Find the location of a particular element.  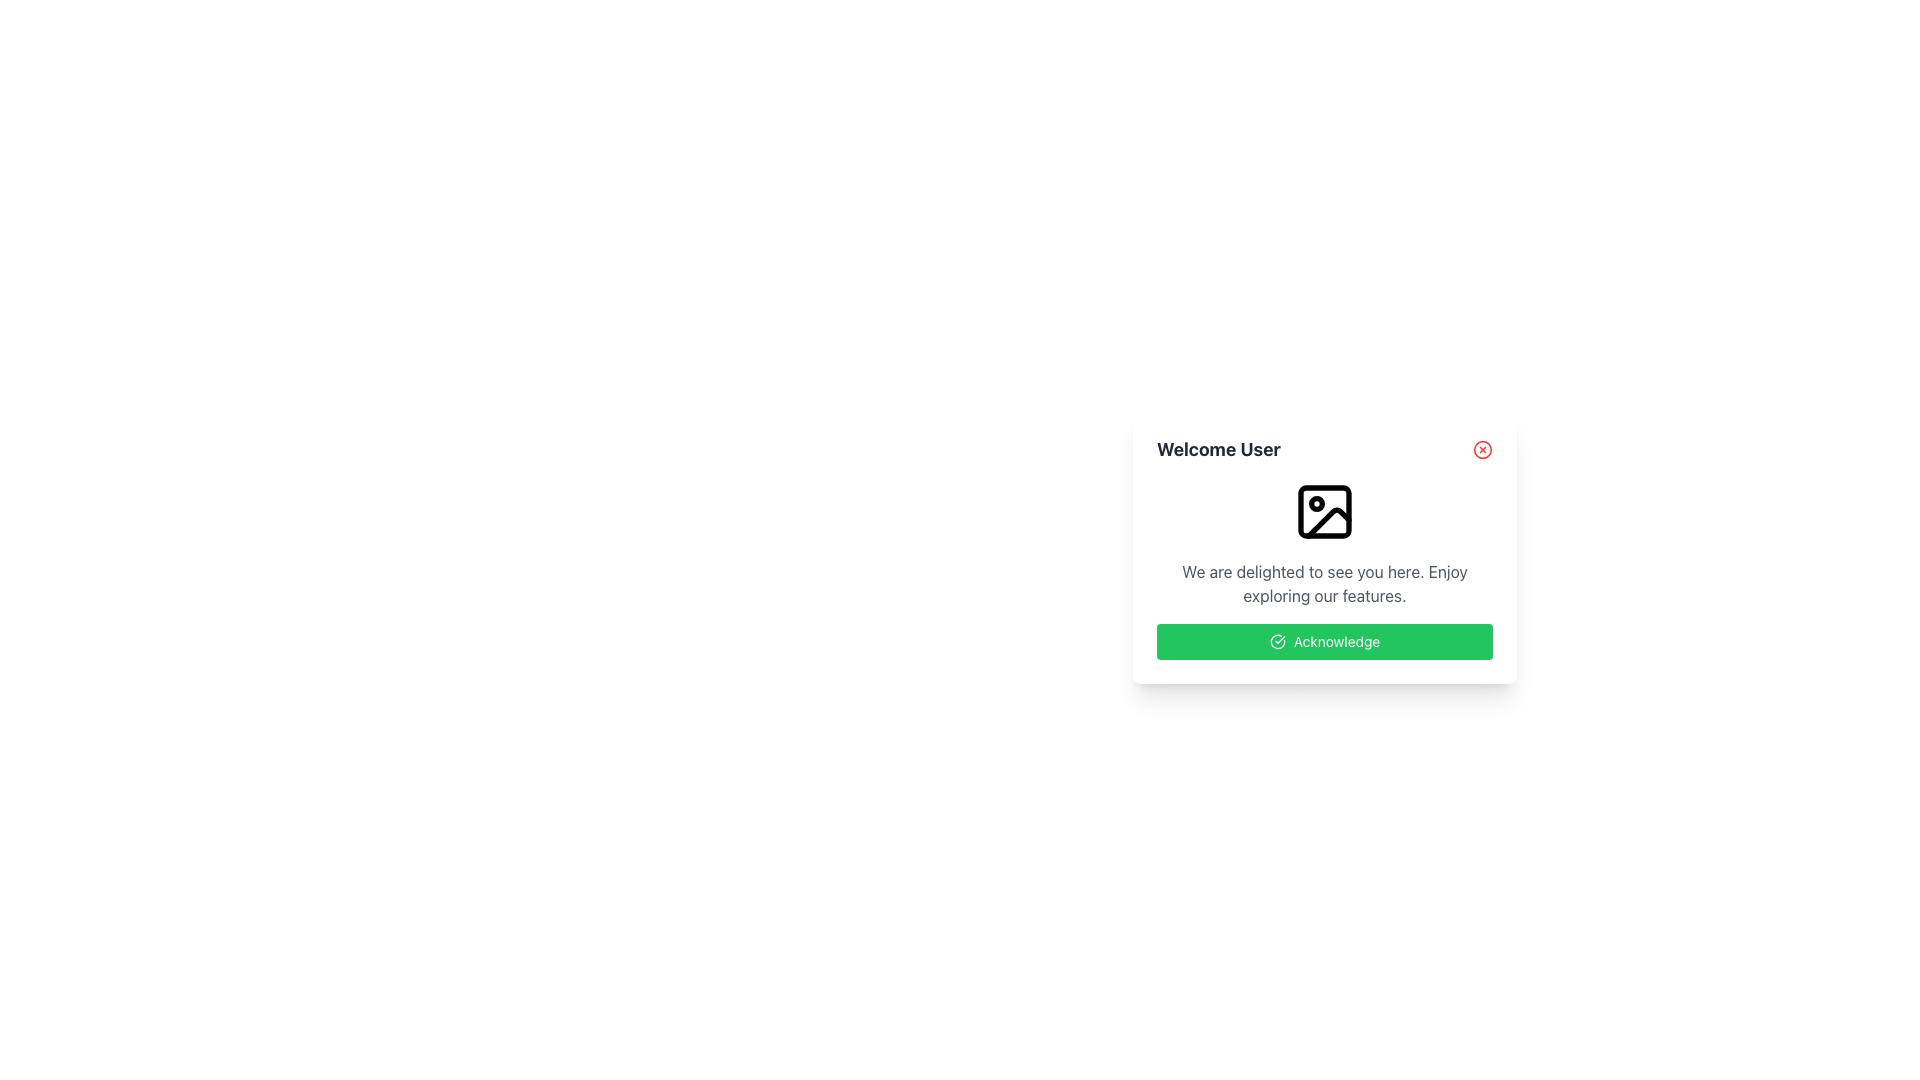

the circular close button located in the upper-right corner of the dialog box is located at coordinates (1483, 447).